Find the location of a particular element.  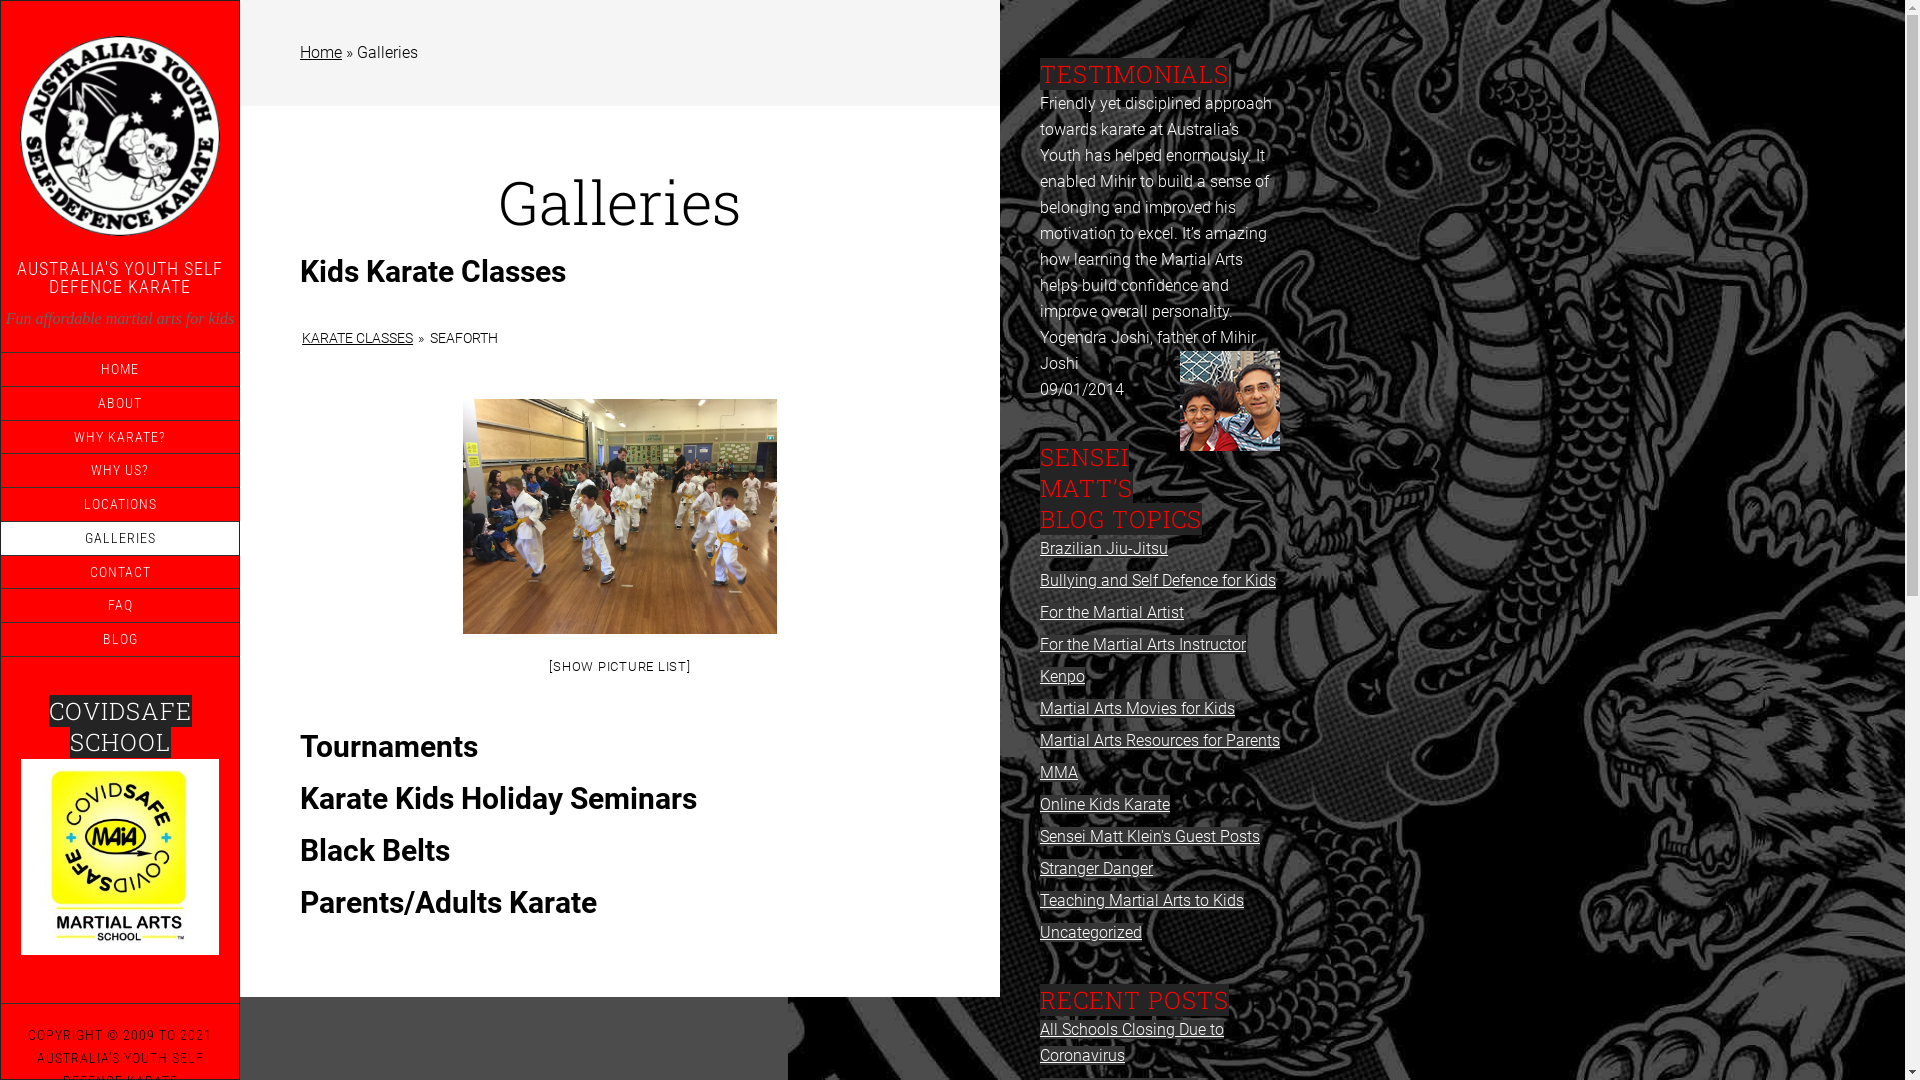

'Bullying and Self Defence for Kids' is located at coordinates (1157, 580).